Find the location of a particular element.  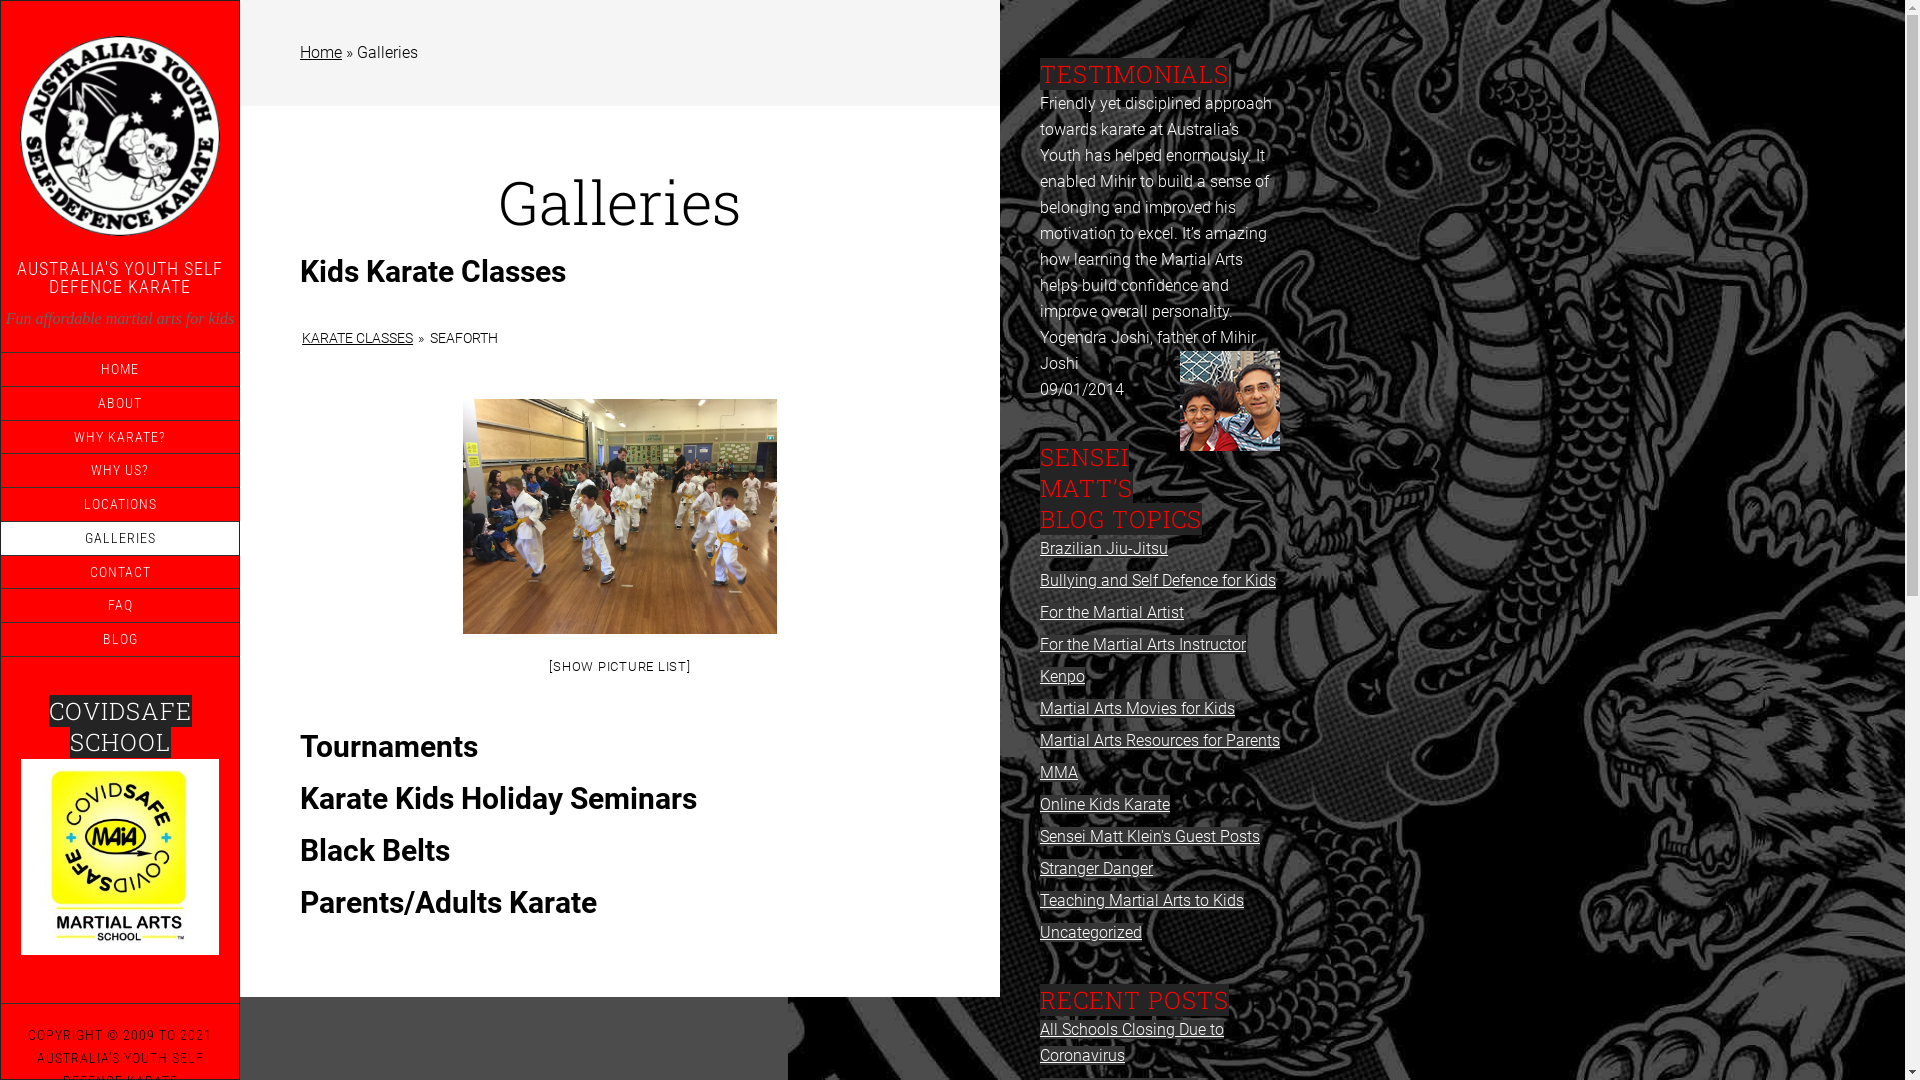

'Bullying and Self Defence for Kids' is located at coordinates (1157, 580).